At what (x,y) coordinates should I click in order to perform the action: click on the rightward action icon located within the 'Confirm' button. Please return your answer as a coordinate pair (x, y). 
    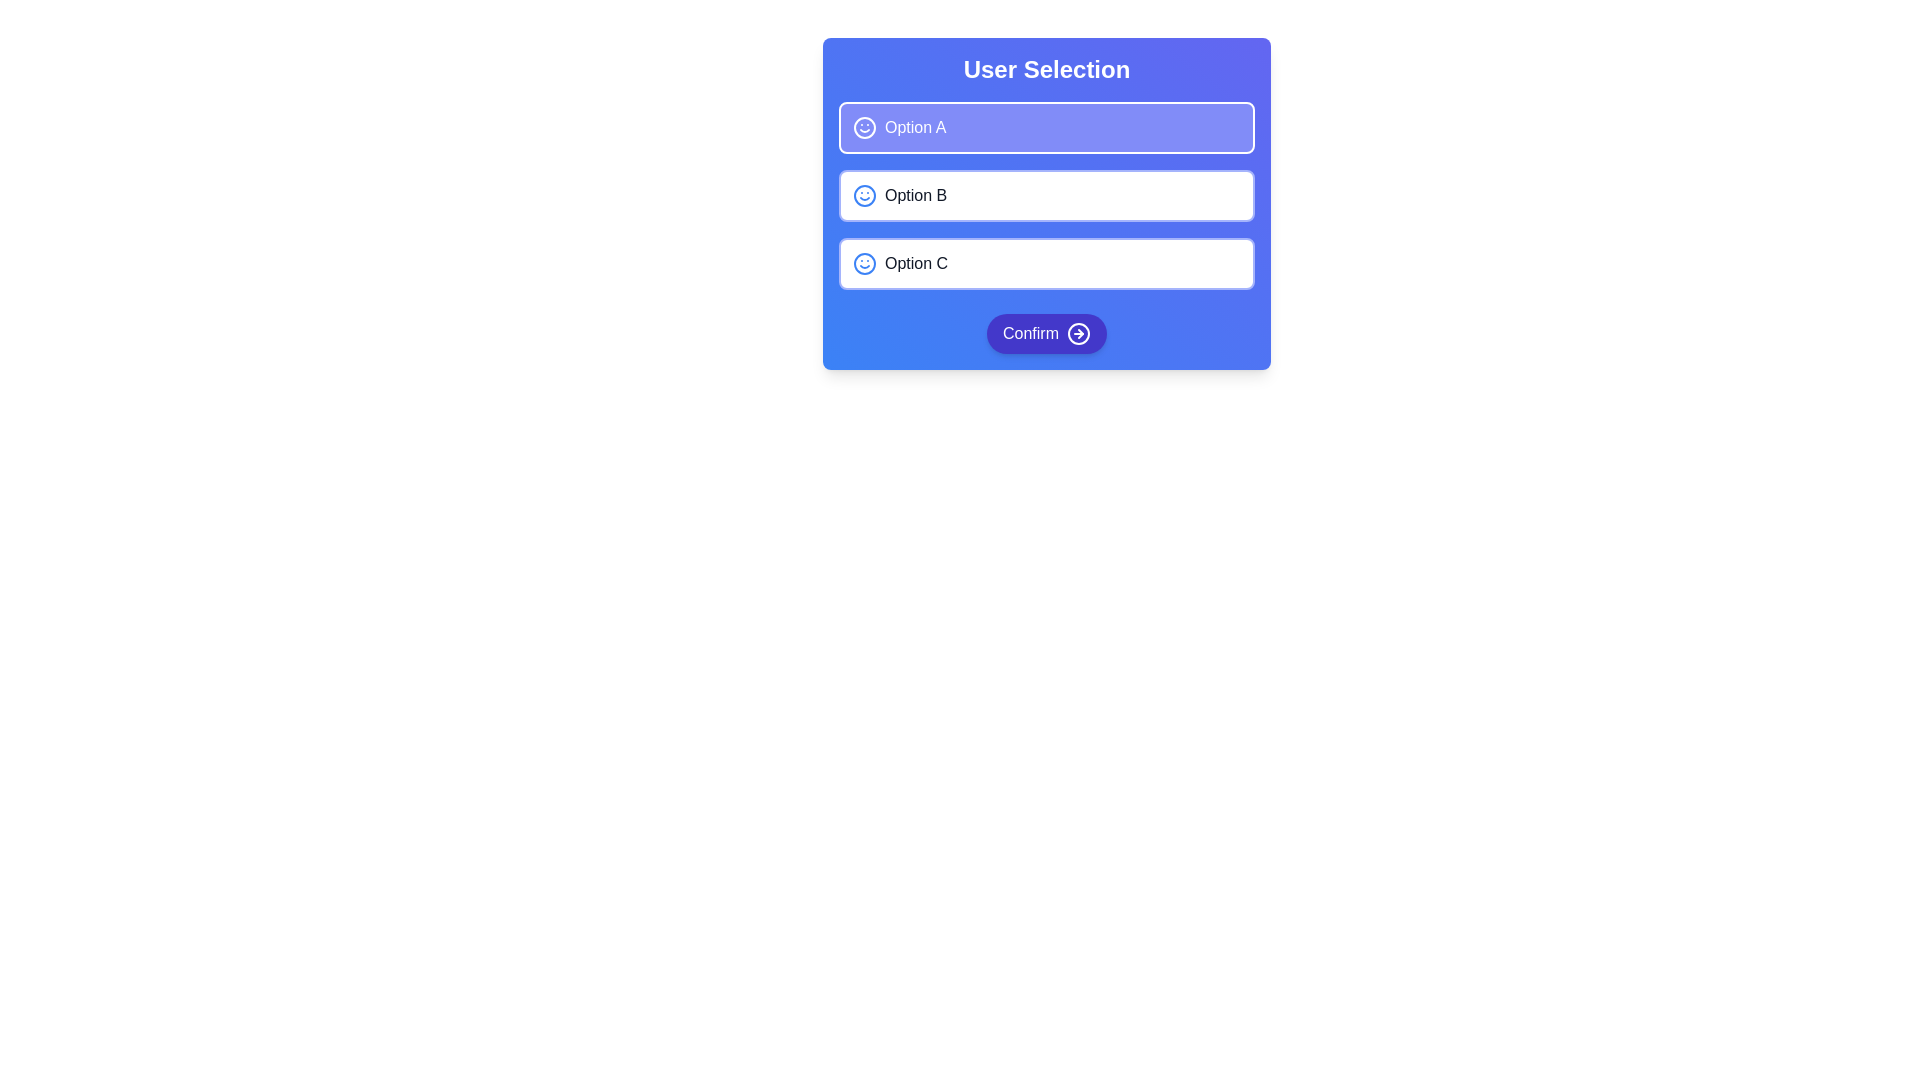
    Looking at the image, I should click on (1078, 333).